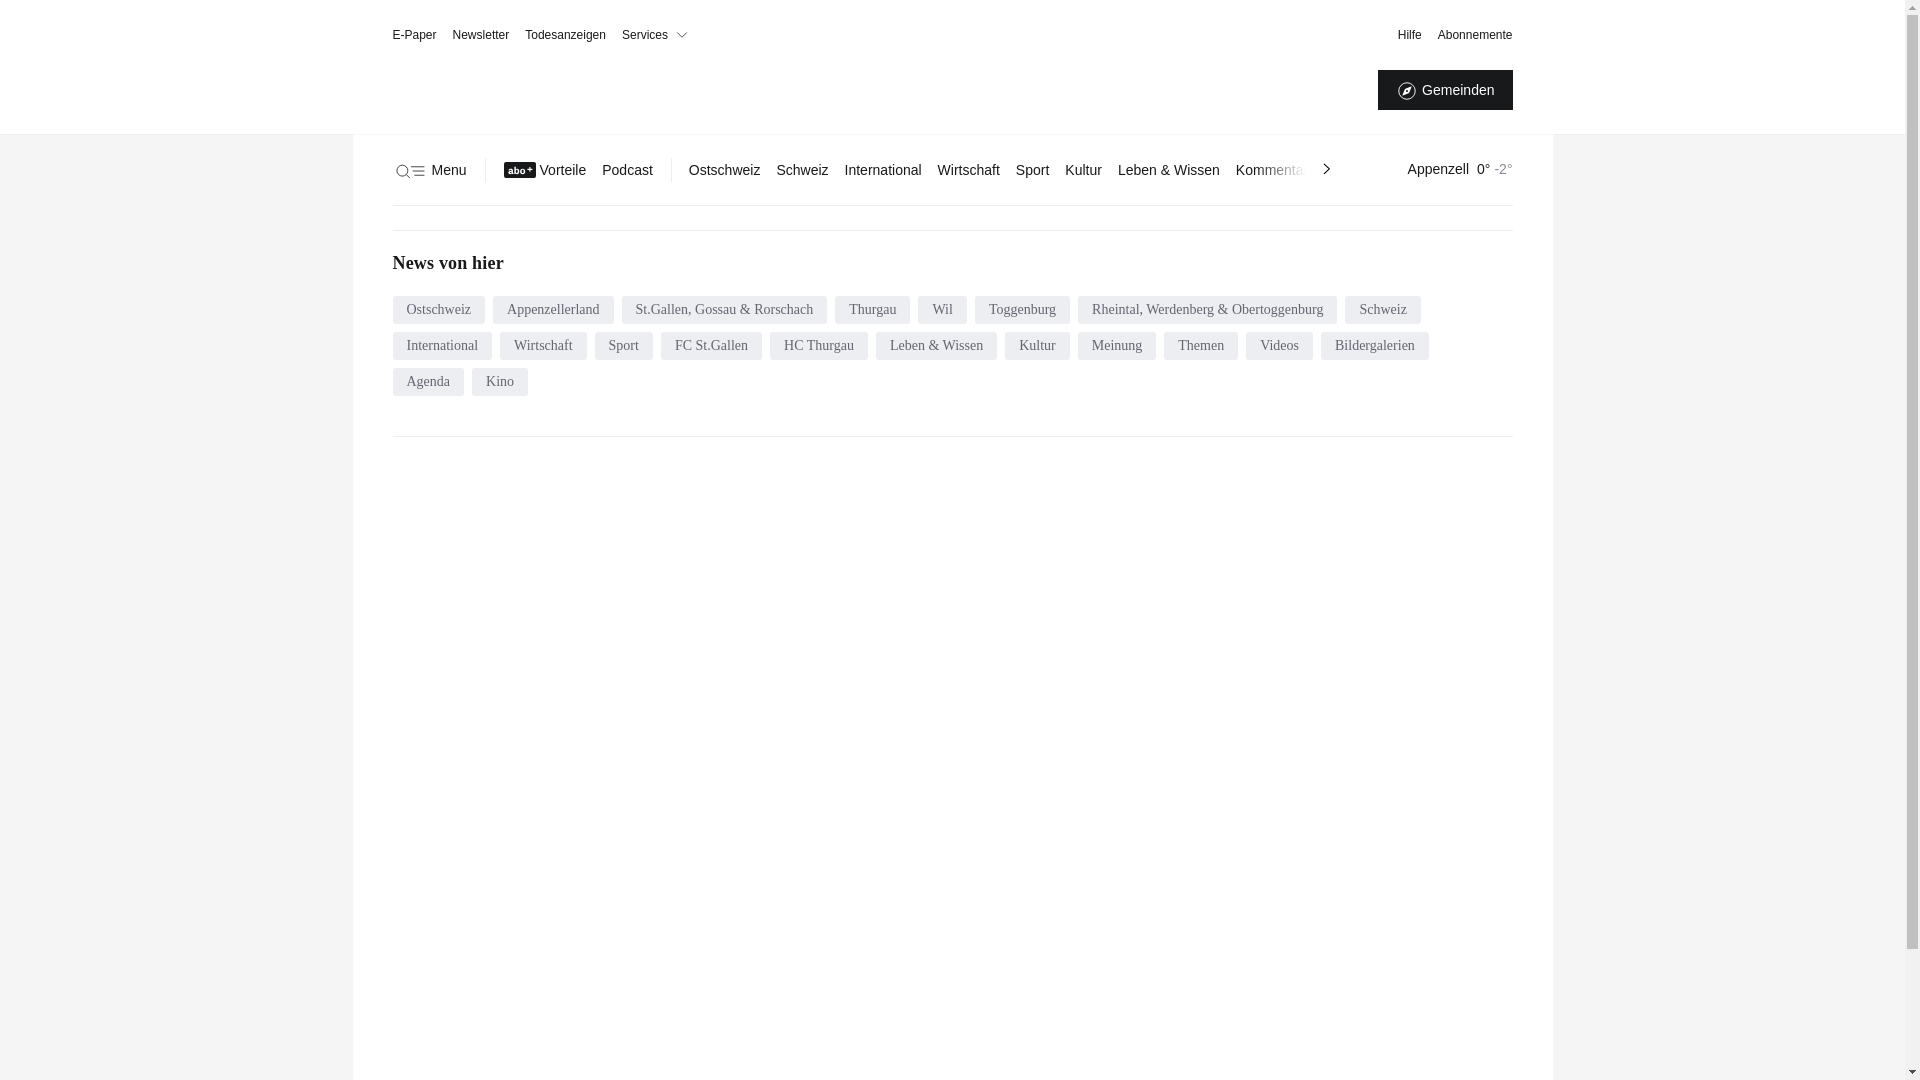  Describe the element at coordinates (545, 168) in the screenshot. I see `'Vorteile'` at that location.